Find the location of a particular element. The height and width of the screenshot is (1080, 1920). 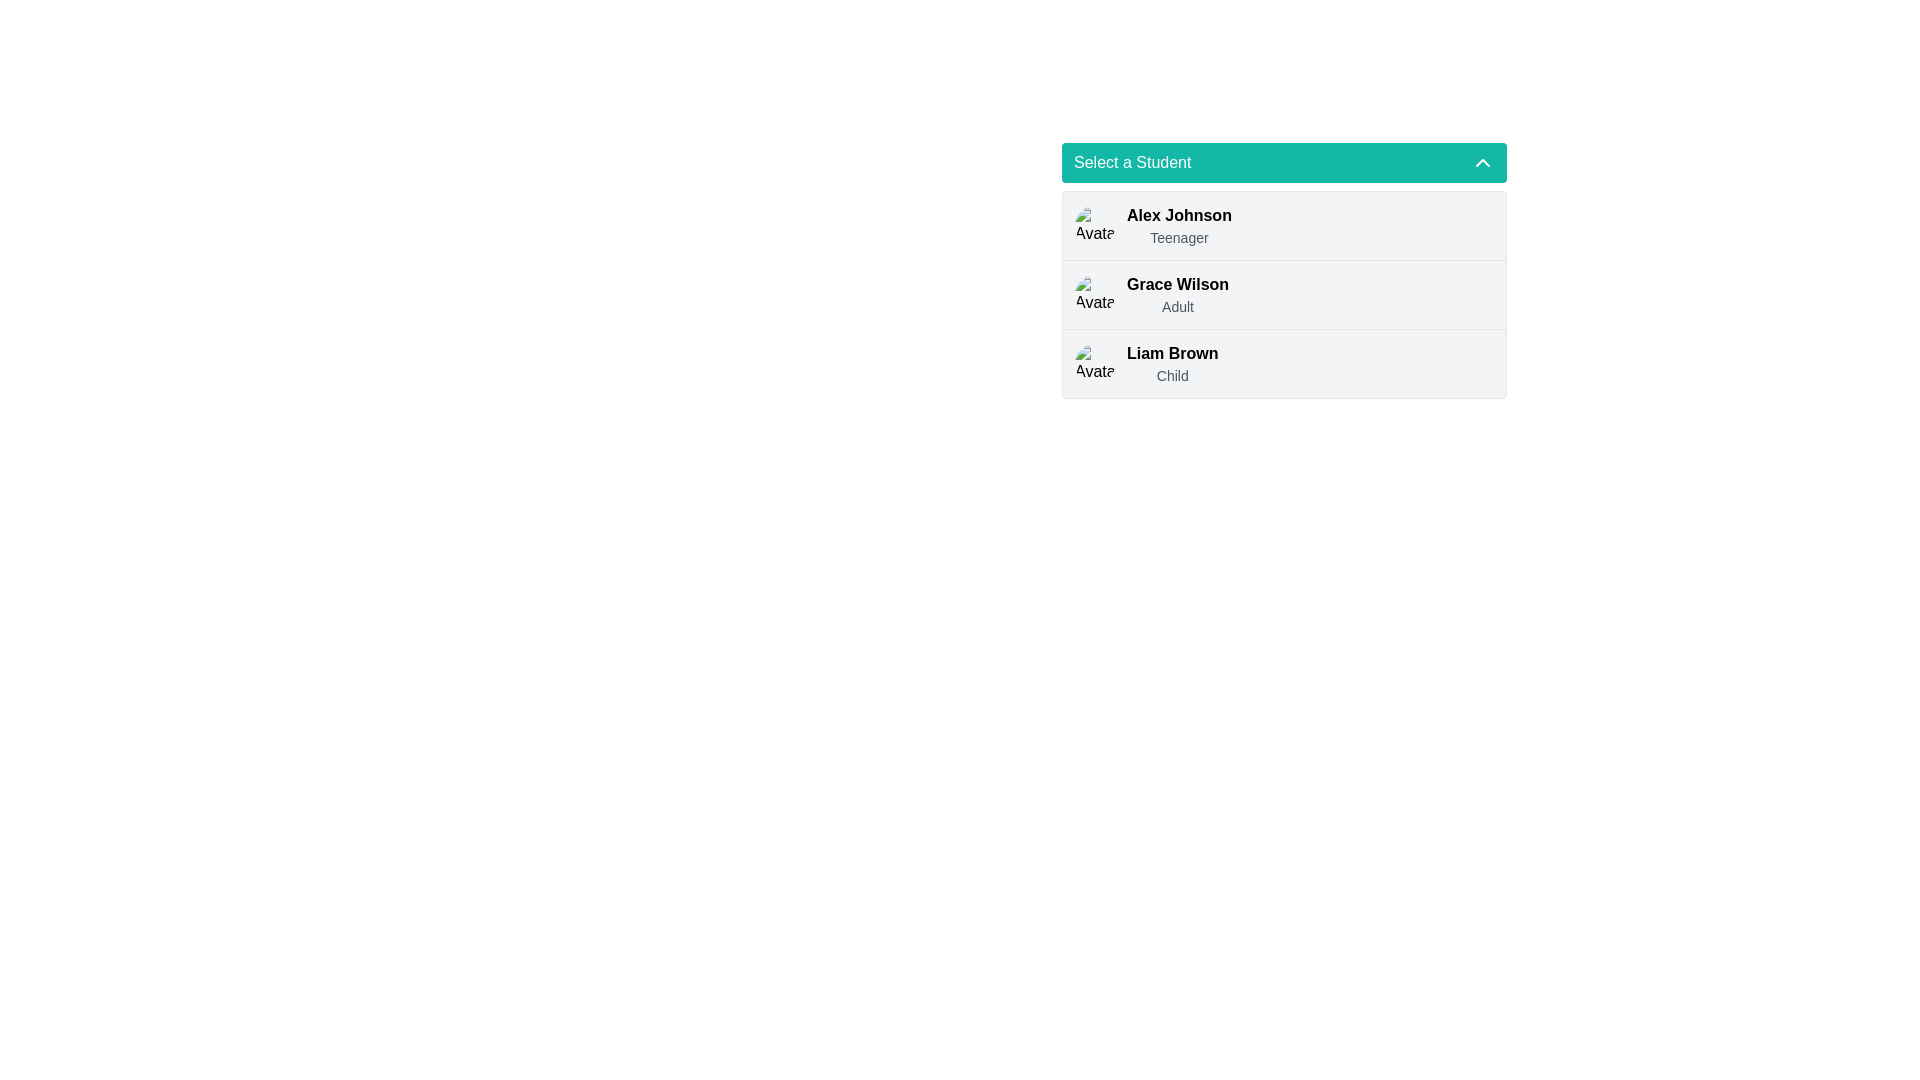

the text display element that shows 'Alex Johnson' and 'Teenager' is located at coordinates (1179, 225).